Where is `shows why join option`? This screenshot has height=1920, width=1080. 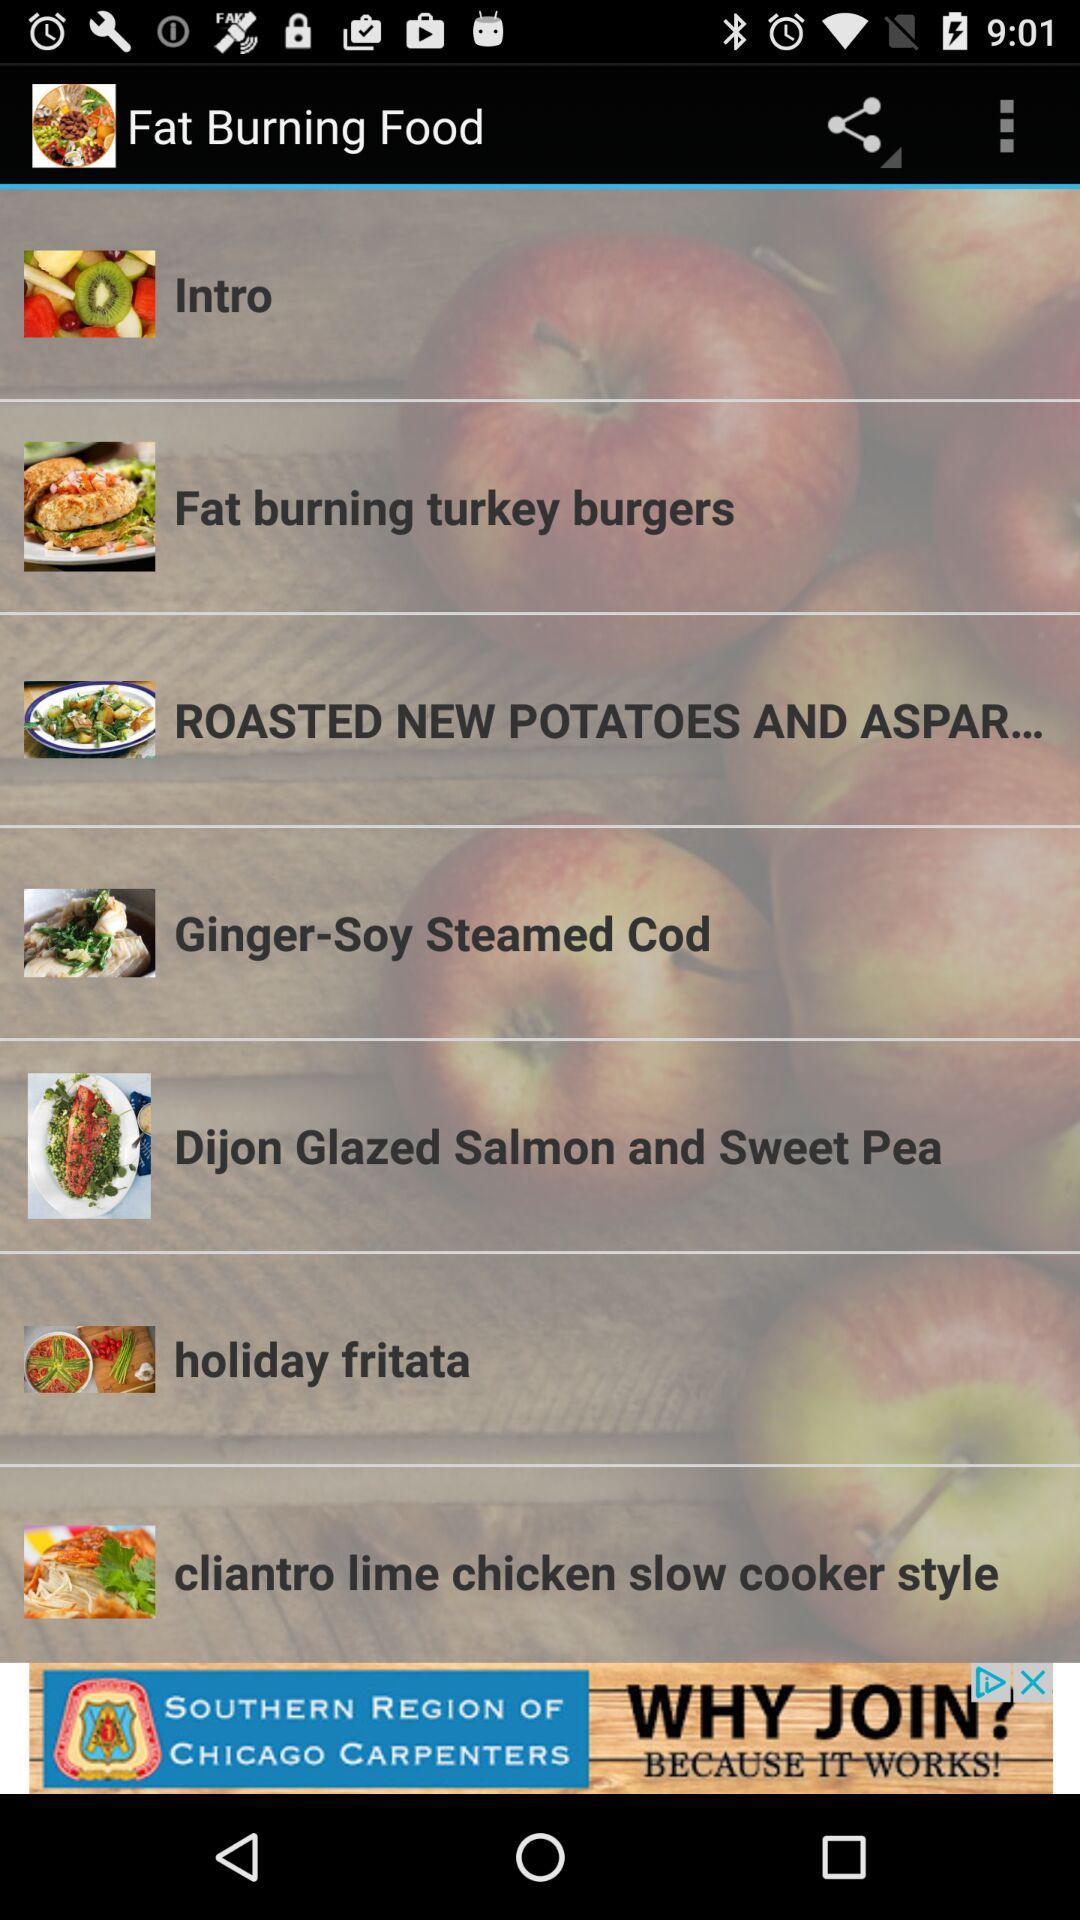 shows why join option is located at coordinates (540, 1727).